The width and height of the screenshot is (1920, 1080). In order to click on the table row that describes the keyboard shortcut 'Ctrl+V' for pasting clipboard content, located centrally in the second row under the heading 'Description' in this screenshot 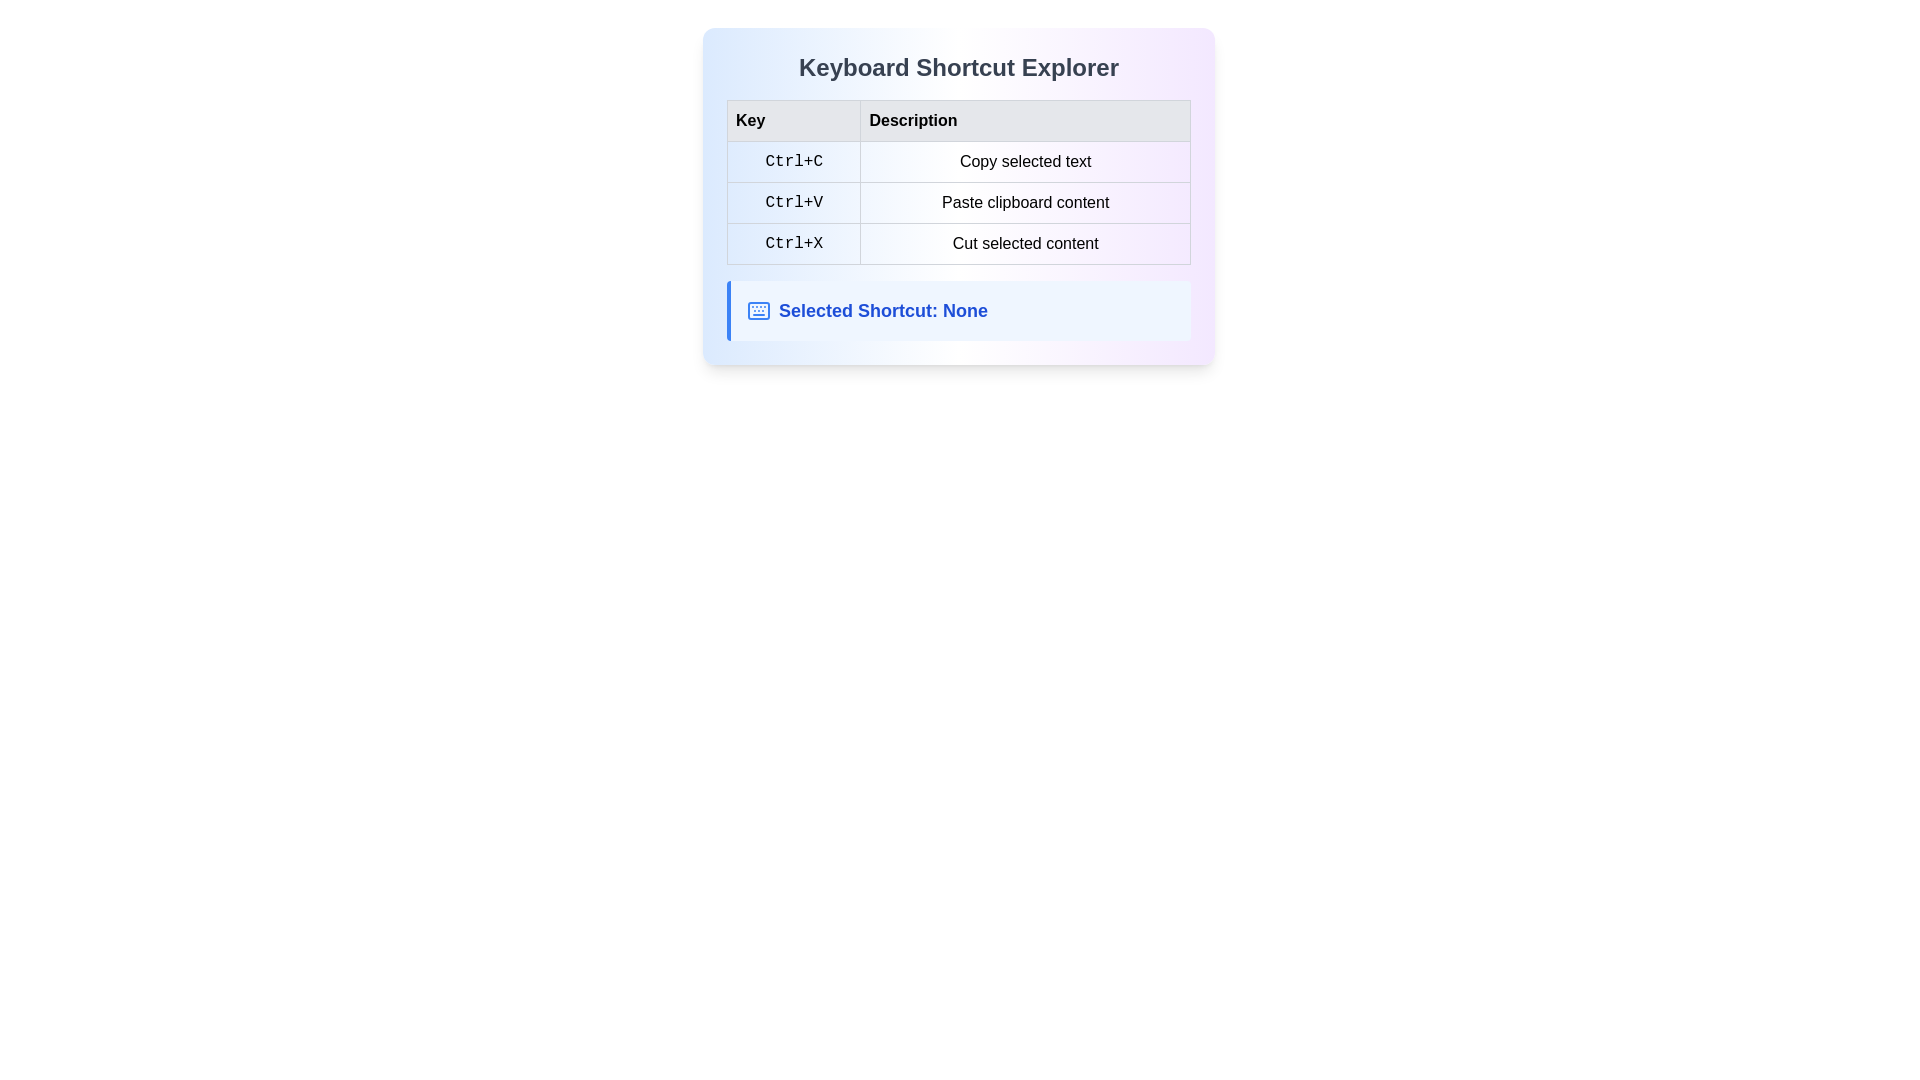, I will do `click(958, 203)`.